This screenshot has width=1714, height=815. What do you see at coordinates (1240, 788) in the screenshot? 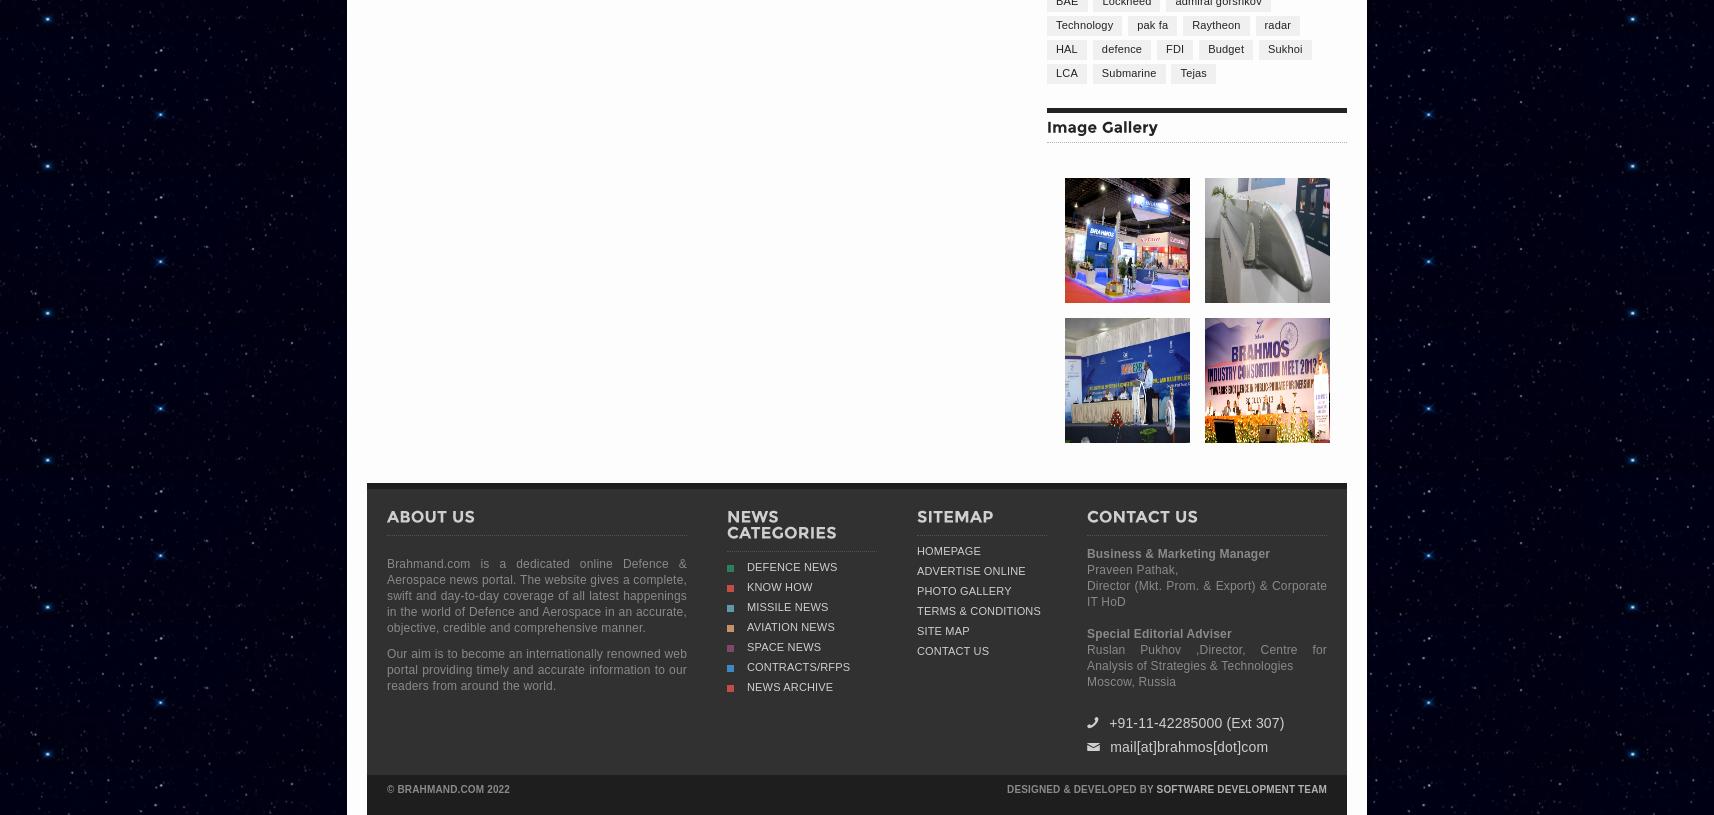
I see `'Software Development Team'` at bounding box center [1240, 788].